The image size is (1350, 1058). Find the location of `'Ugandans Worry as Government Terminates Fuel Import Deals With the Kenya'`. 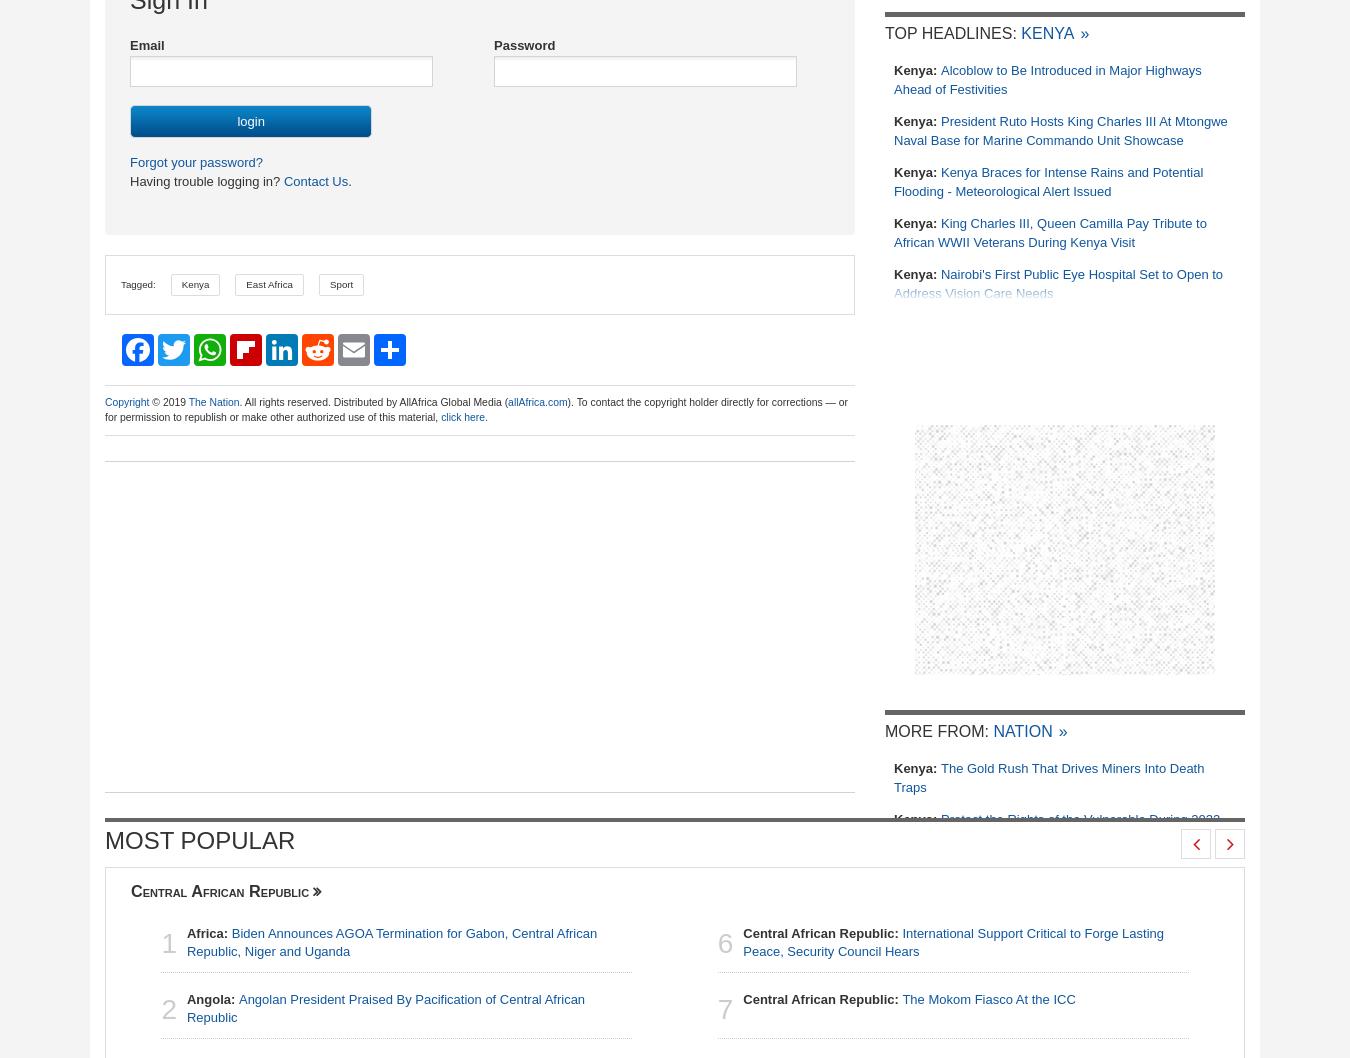

'Ugandans Worry as Government Terminates Fuel Import Deals With the Kenya' is located at coordinates (893, 774).